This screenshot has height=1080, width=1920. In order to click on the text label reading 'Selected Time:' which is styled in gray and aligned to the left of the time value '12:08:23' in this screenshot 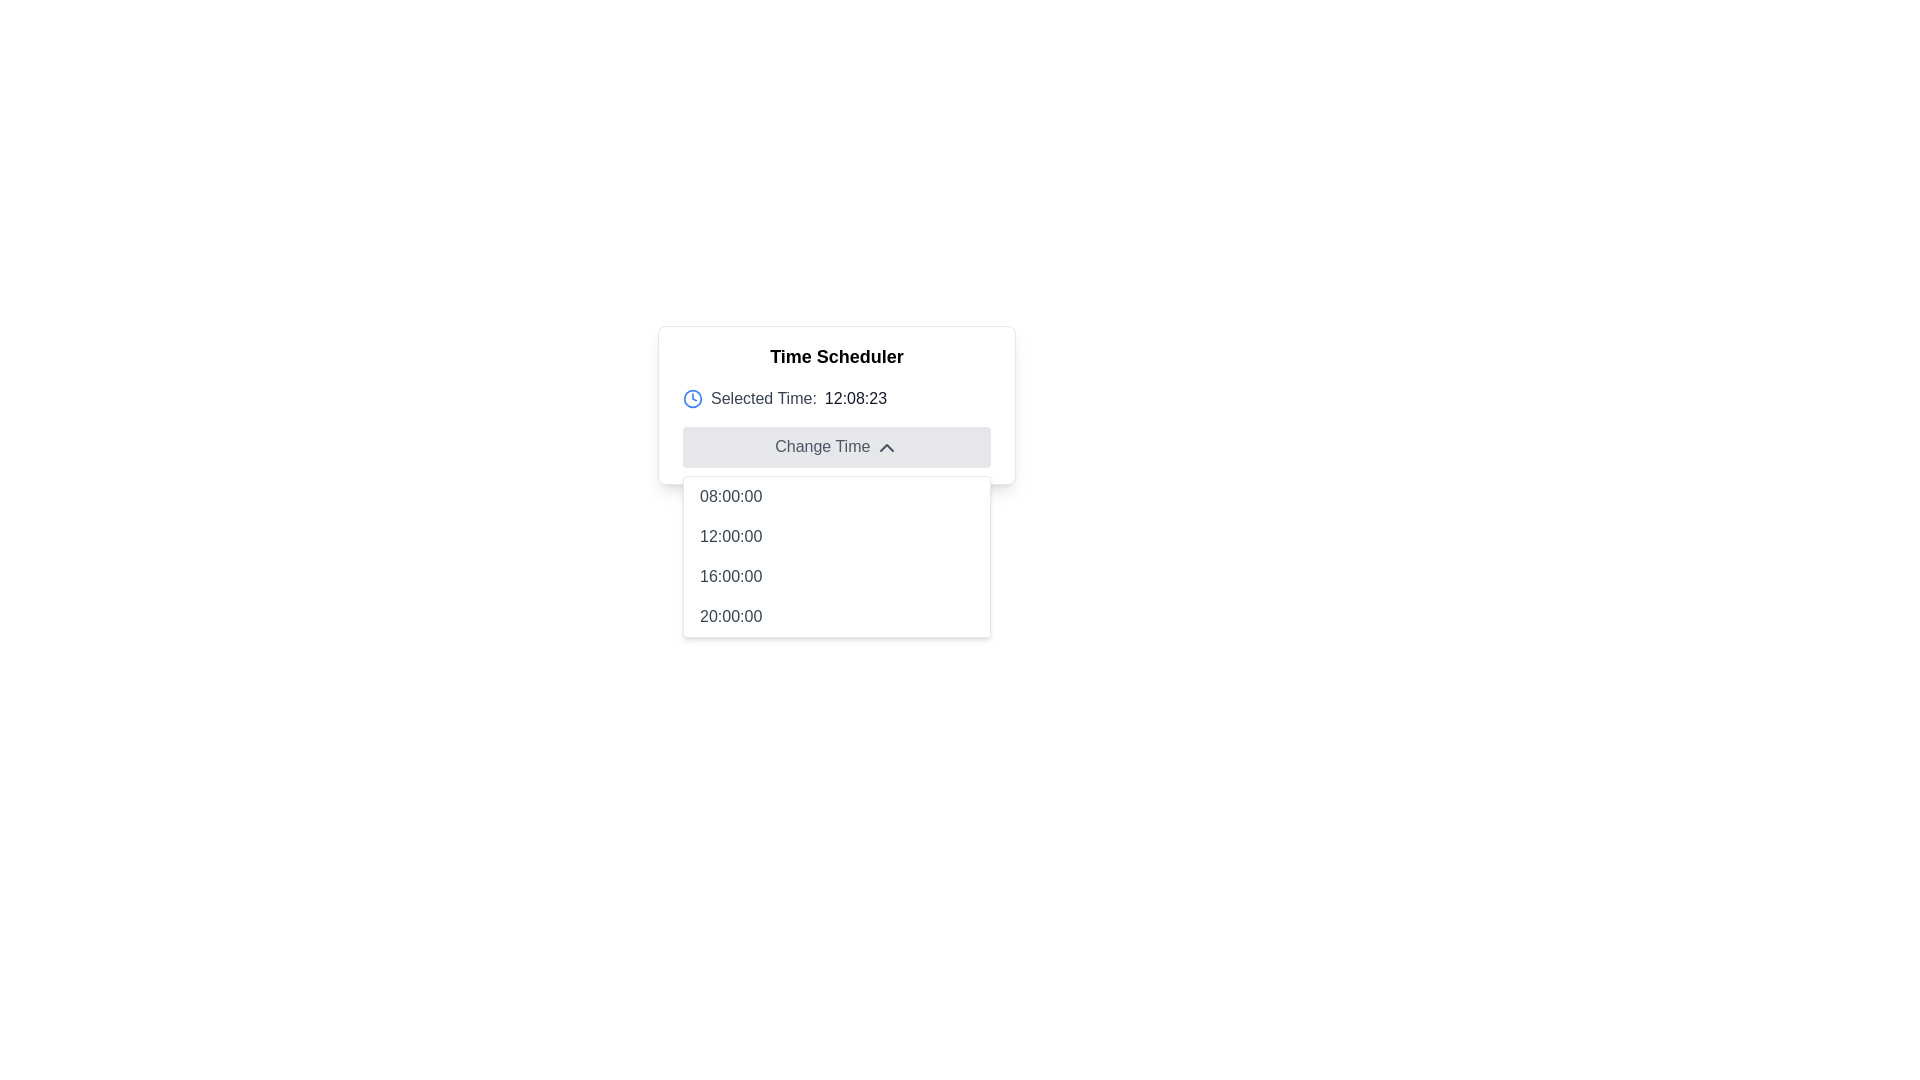, I will do `click(762, 398)`.